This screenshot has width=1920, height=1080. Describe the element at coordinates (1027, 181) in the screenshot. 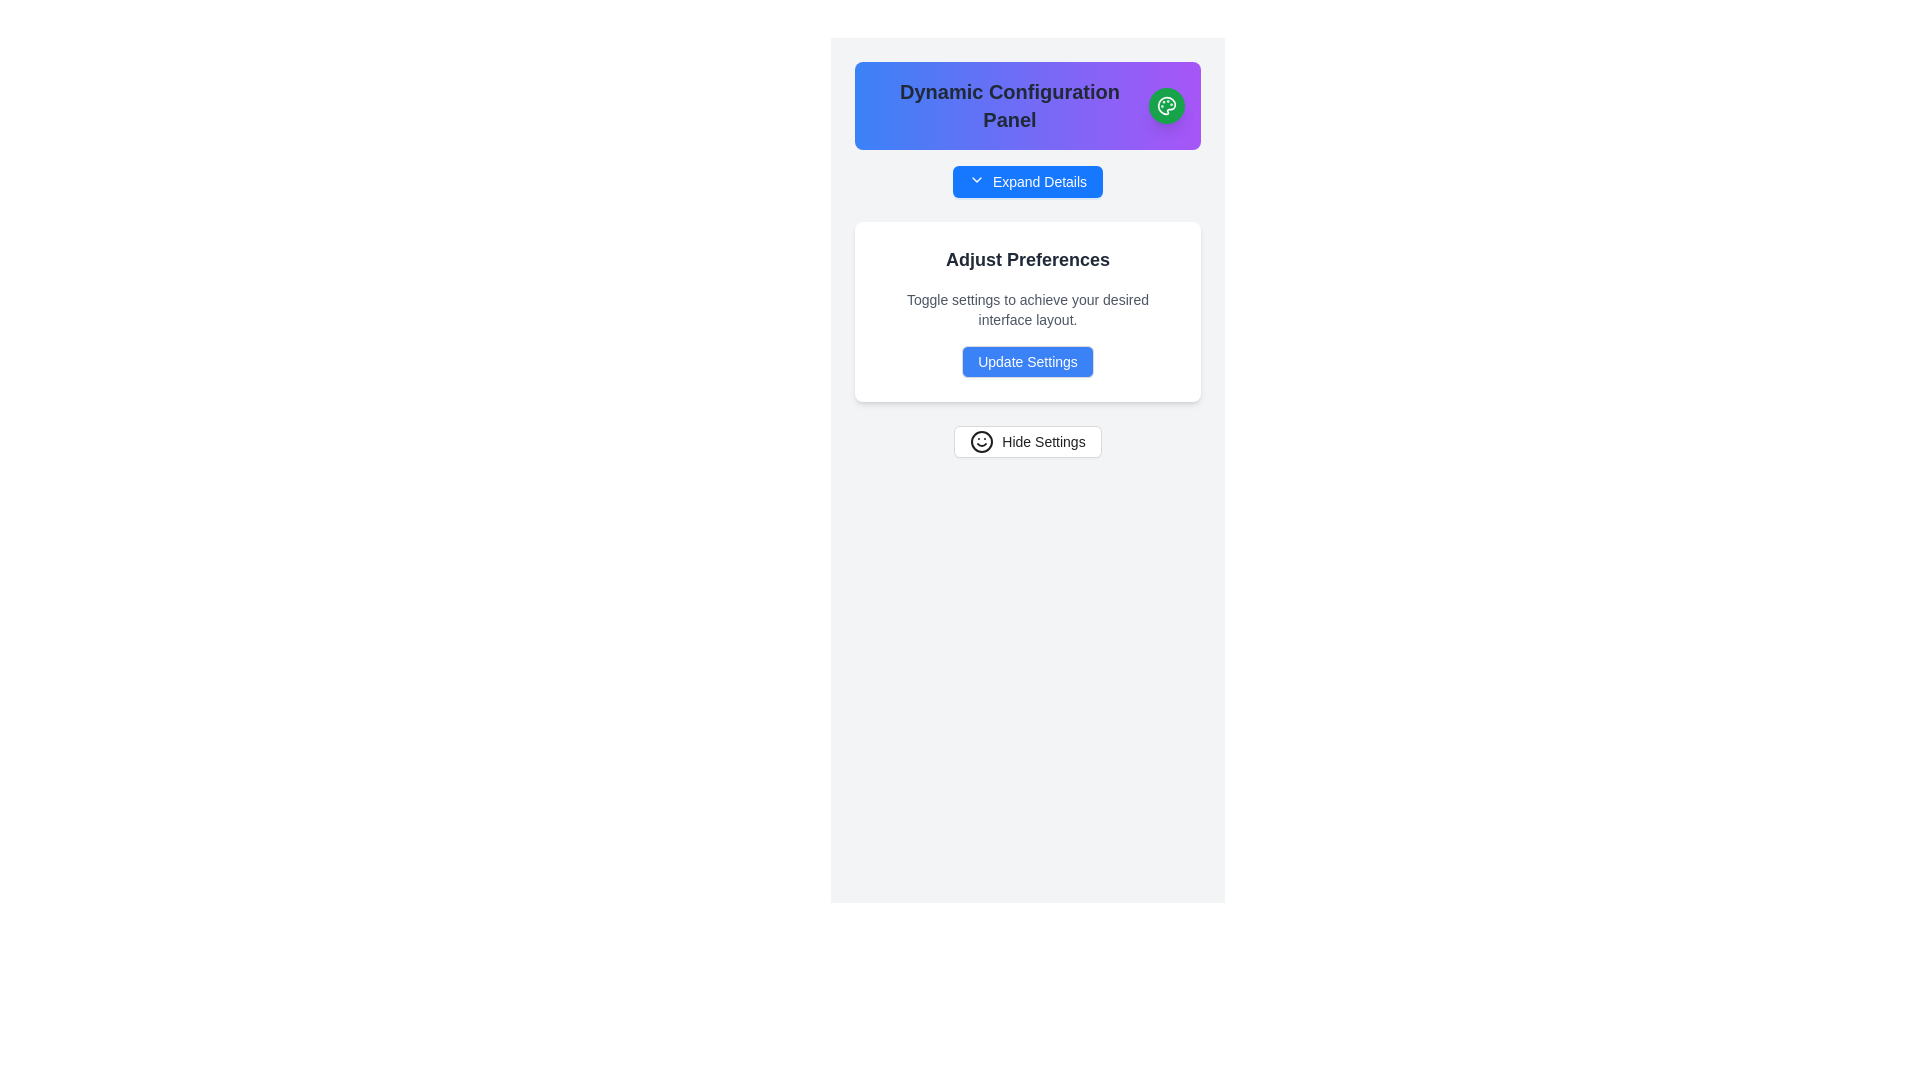

I see `the button located directly below the label 'Dynamic Configuration Panel'` at that location.